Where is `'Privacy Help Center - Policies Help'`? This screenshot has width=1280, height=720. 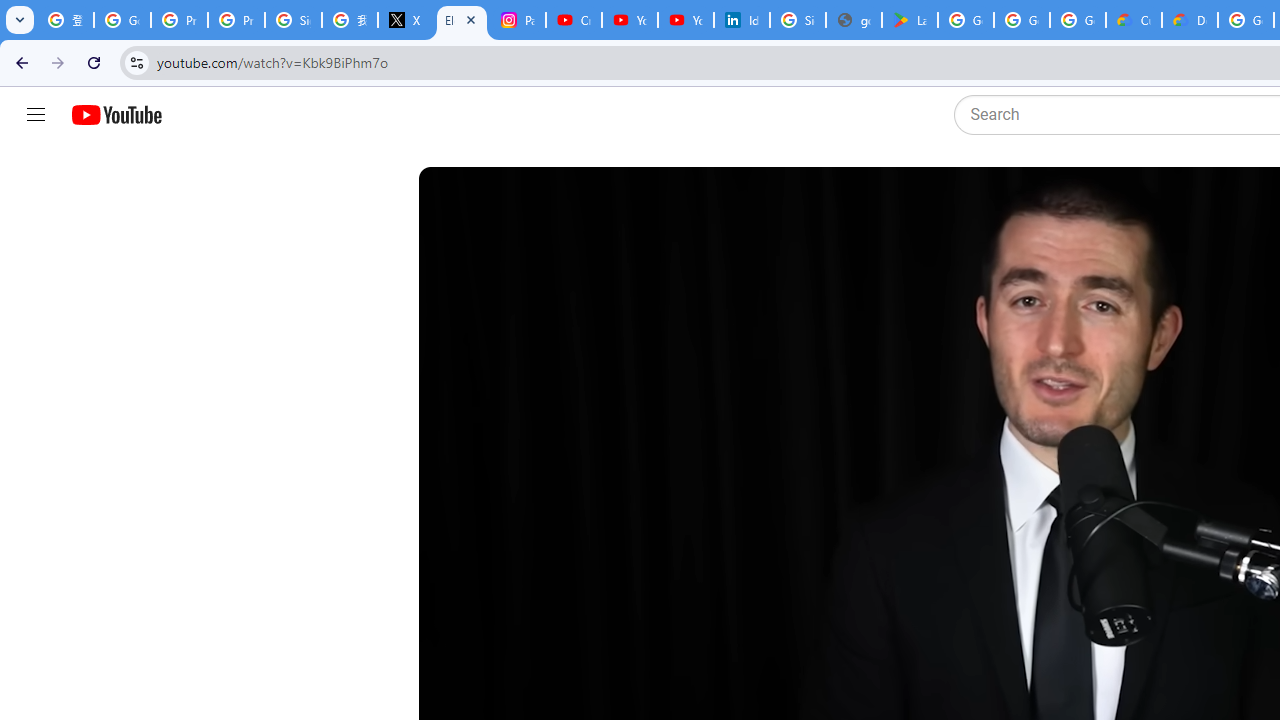
'Privacy Help Center - Policies Help' is located at coordinates (236, 20).